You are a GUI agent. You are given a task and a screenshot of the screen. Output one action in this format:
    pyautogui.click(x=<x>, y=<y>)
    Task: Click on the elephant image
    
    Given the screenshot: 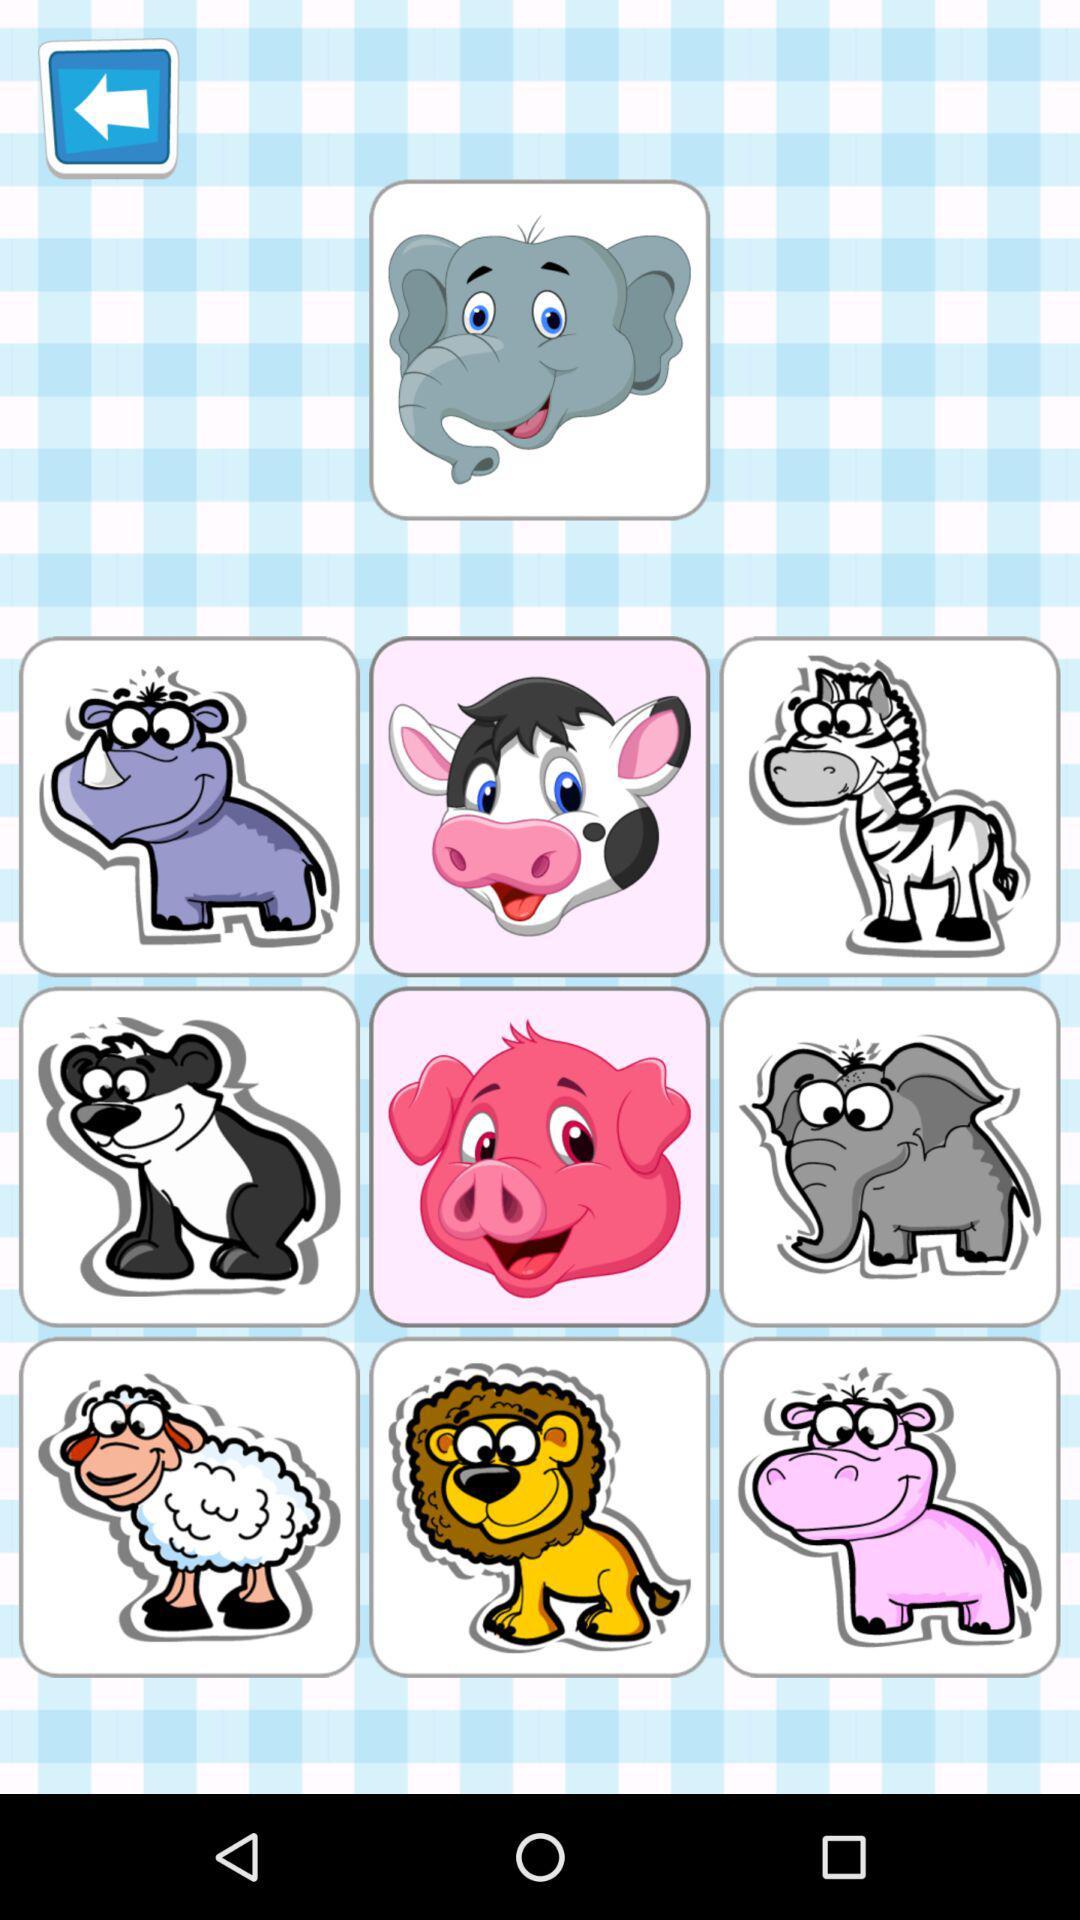 What is the action you would take?
    pyautogui.click(x=538, y=349)
    